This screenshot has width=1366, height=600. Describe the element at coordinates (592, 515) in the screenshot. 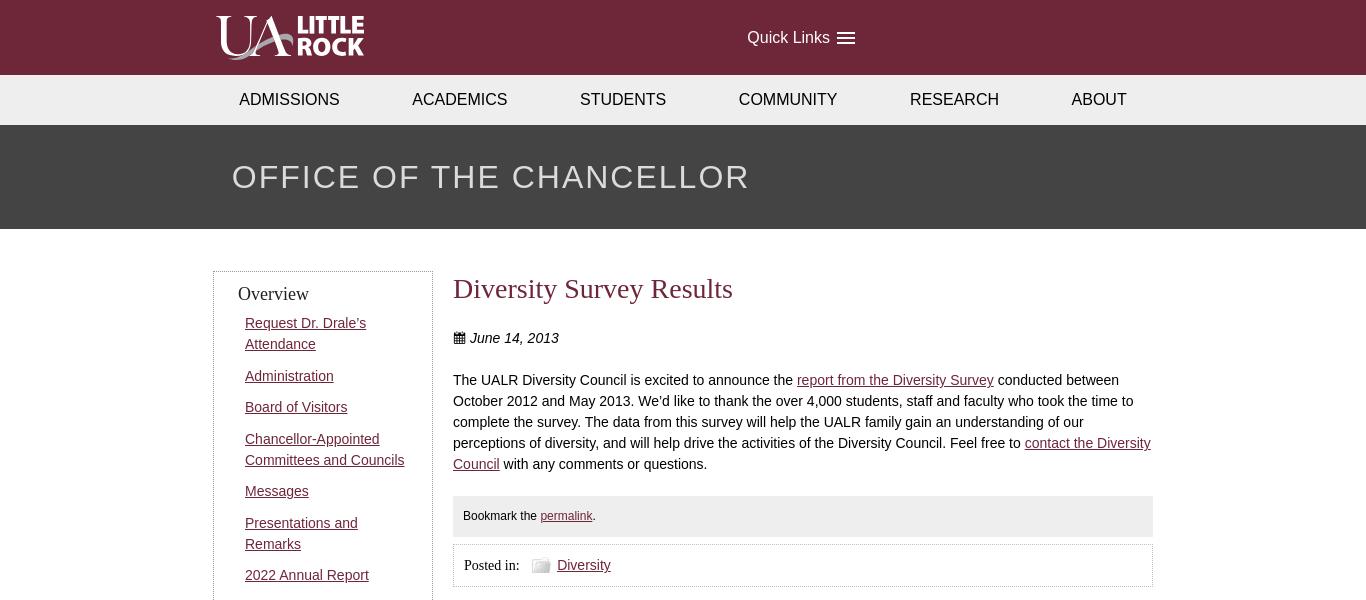

I see `'.'` at that location.